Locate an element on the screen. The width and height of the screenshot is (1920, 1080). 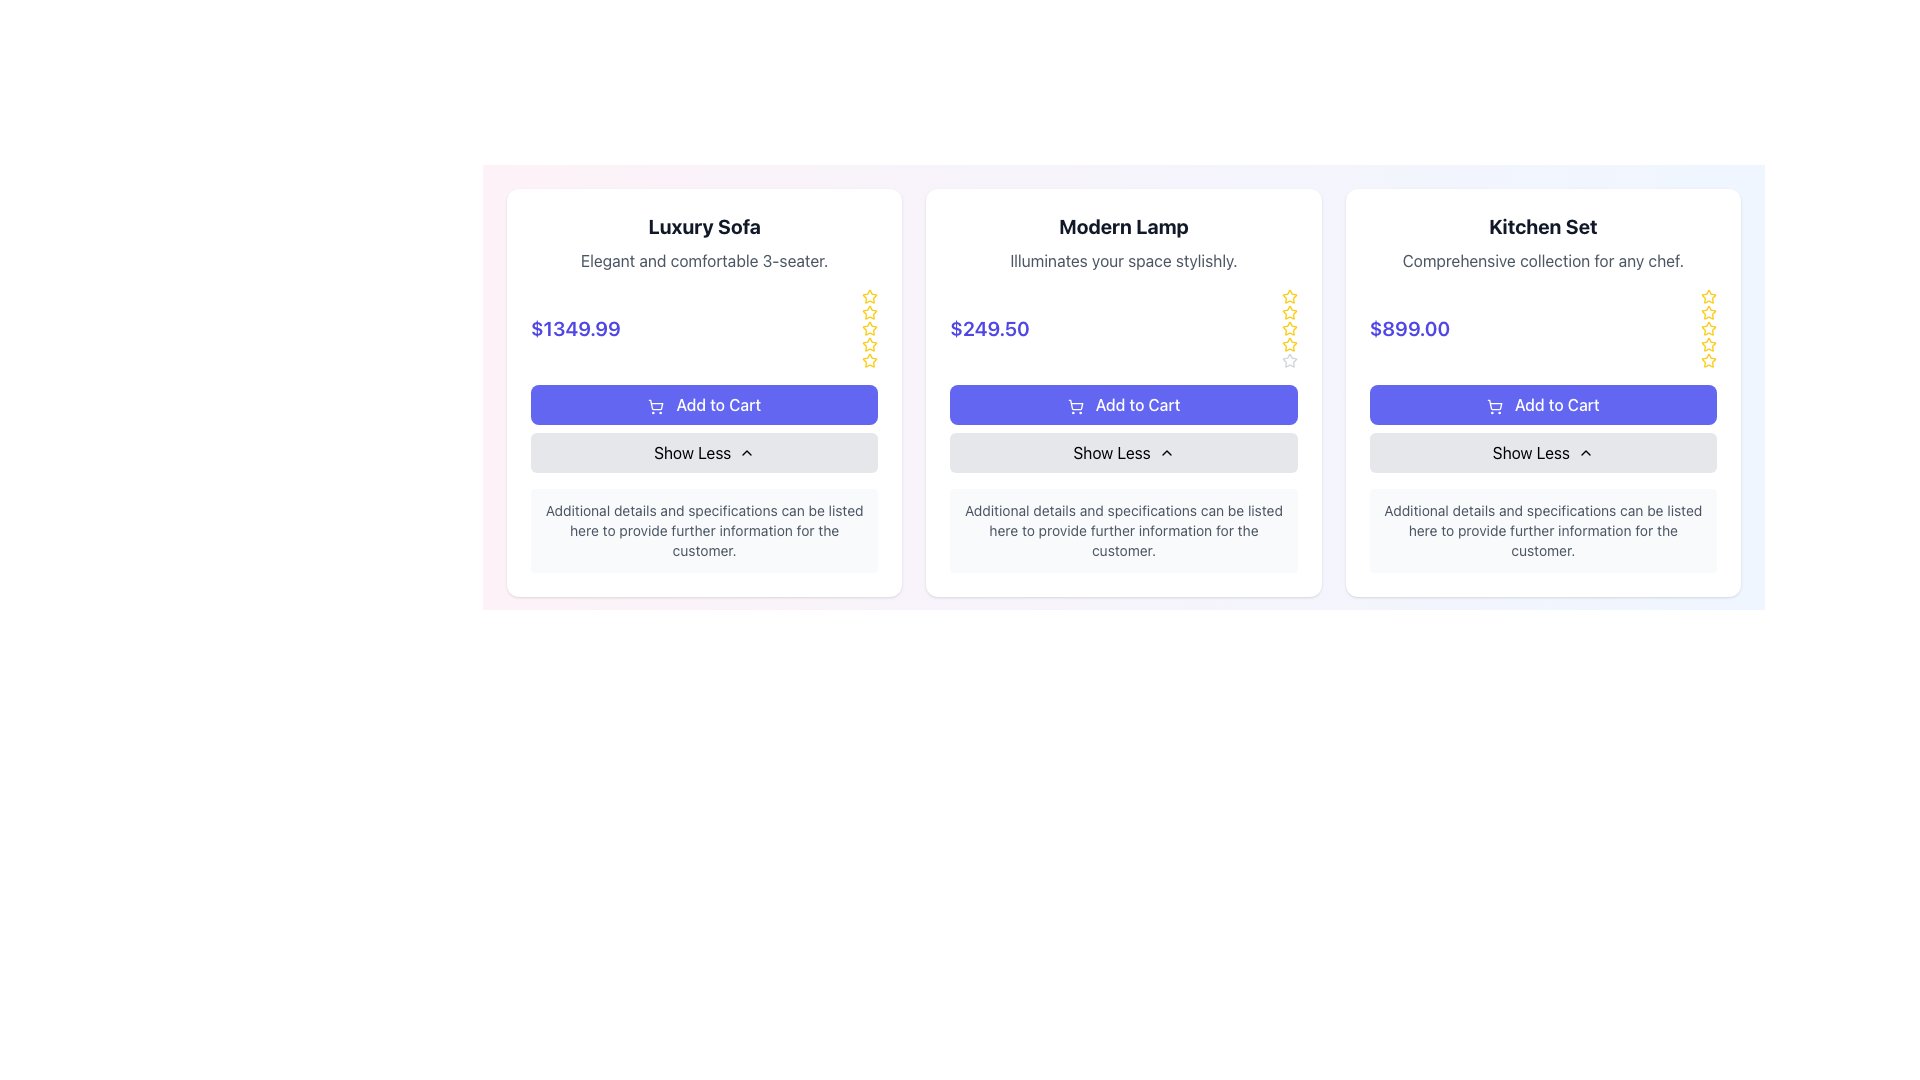
the 'Show Less' button located at the bottom of the 'Luxury Sofa' card is located at coordinates (704, 452).